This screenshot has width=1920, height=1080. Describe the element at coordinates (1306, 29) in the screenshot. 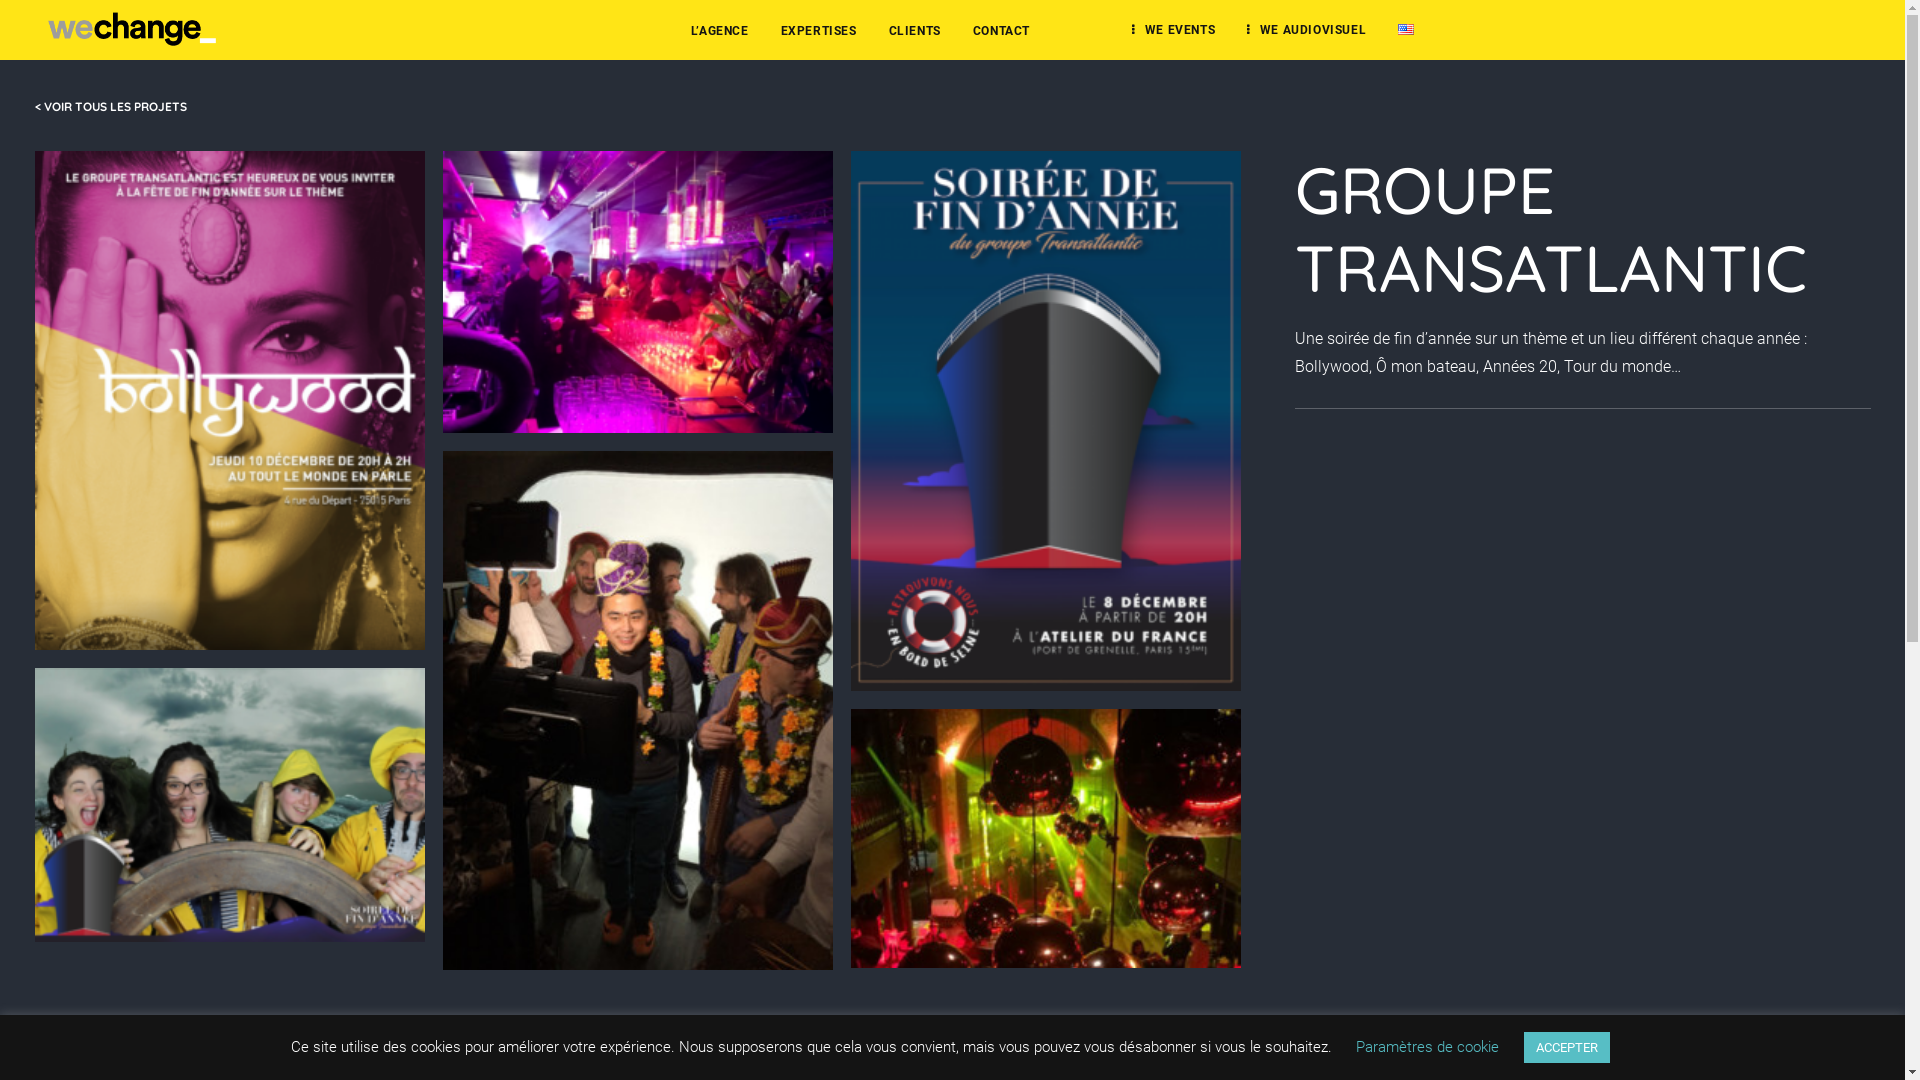

I see `'WE AUDIOVISUEL'` at that location.